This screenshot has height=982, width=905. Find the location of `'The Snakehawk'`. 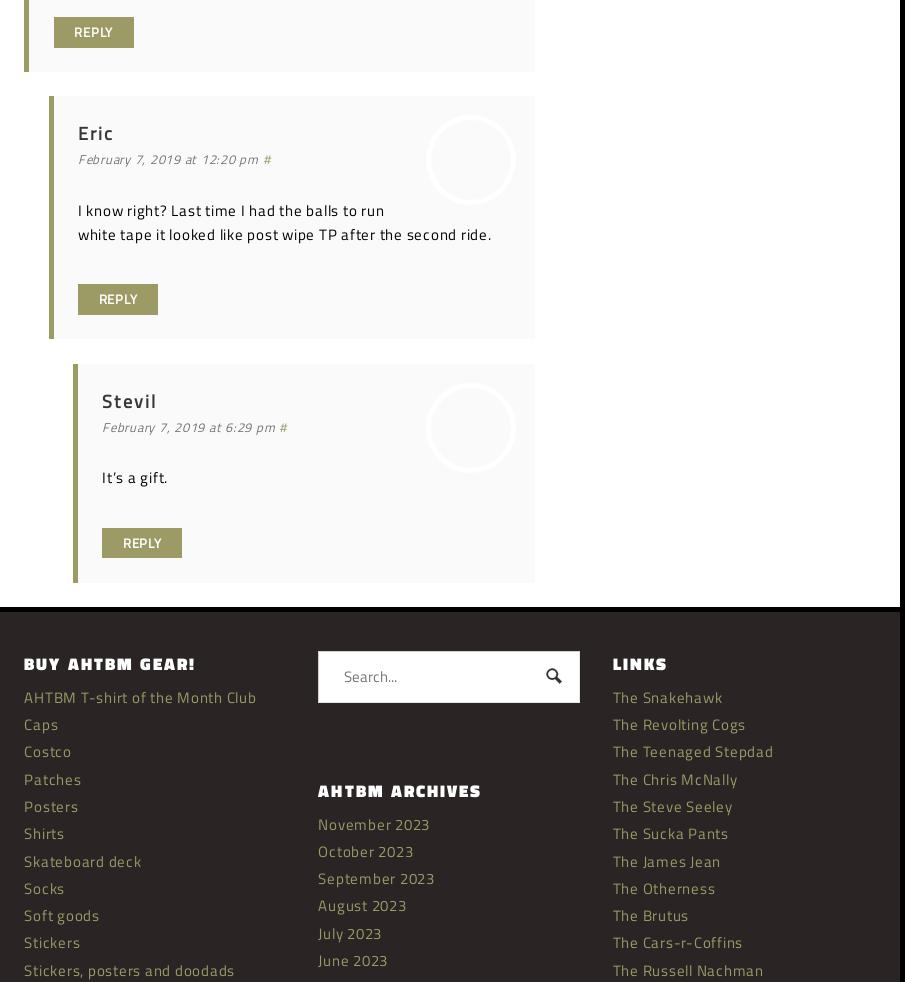

'The Snakehawk' is located at coordinates (666, 695).